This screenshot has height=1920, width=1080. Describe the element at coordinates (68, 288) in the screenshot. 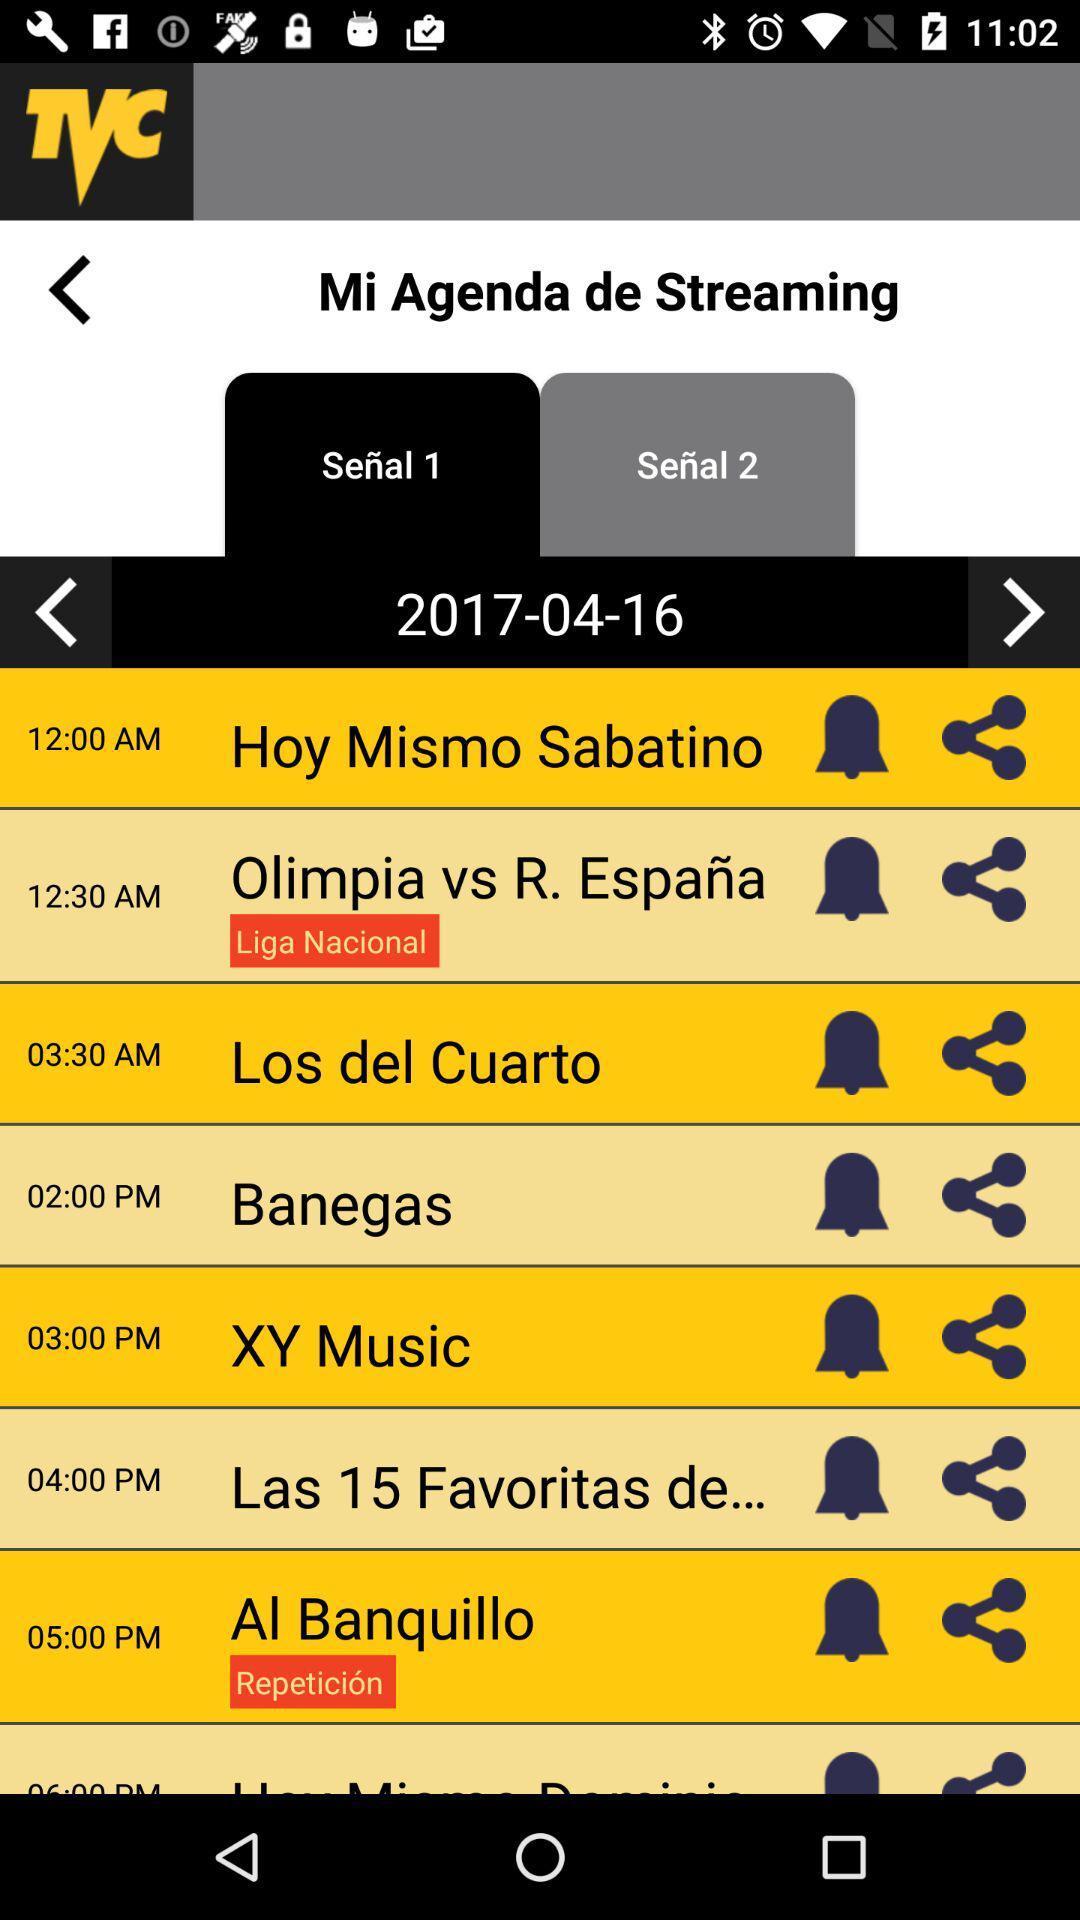

I see `the arrow_backward icon` at that location.